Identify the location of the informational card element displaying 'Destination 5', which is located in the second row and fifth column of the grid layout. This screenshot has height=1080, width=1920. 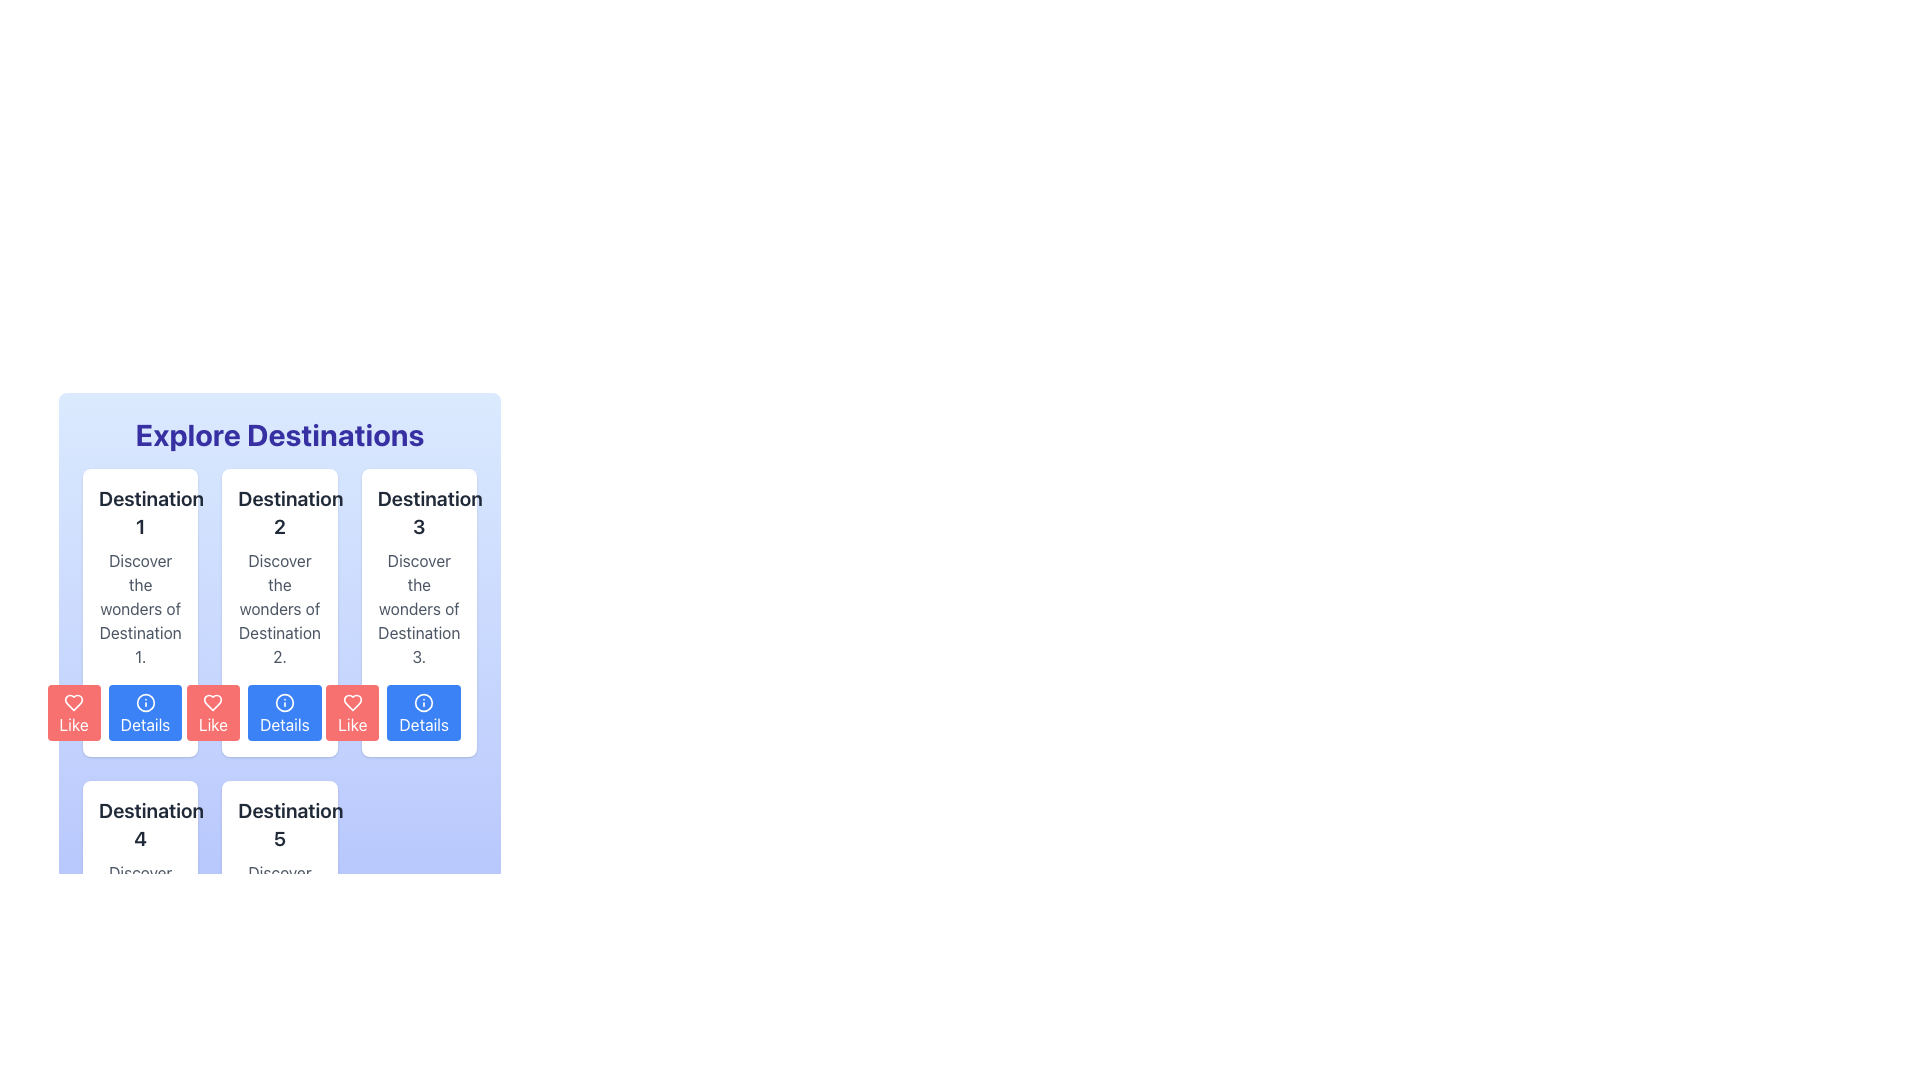
(278, 925).